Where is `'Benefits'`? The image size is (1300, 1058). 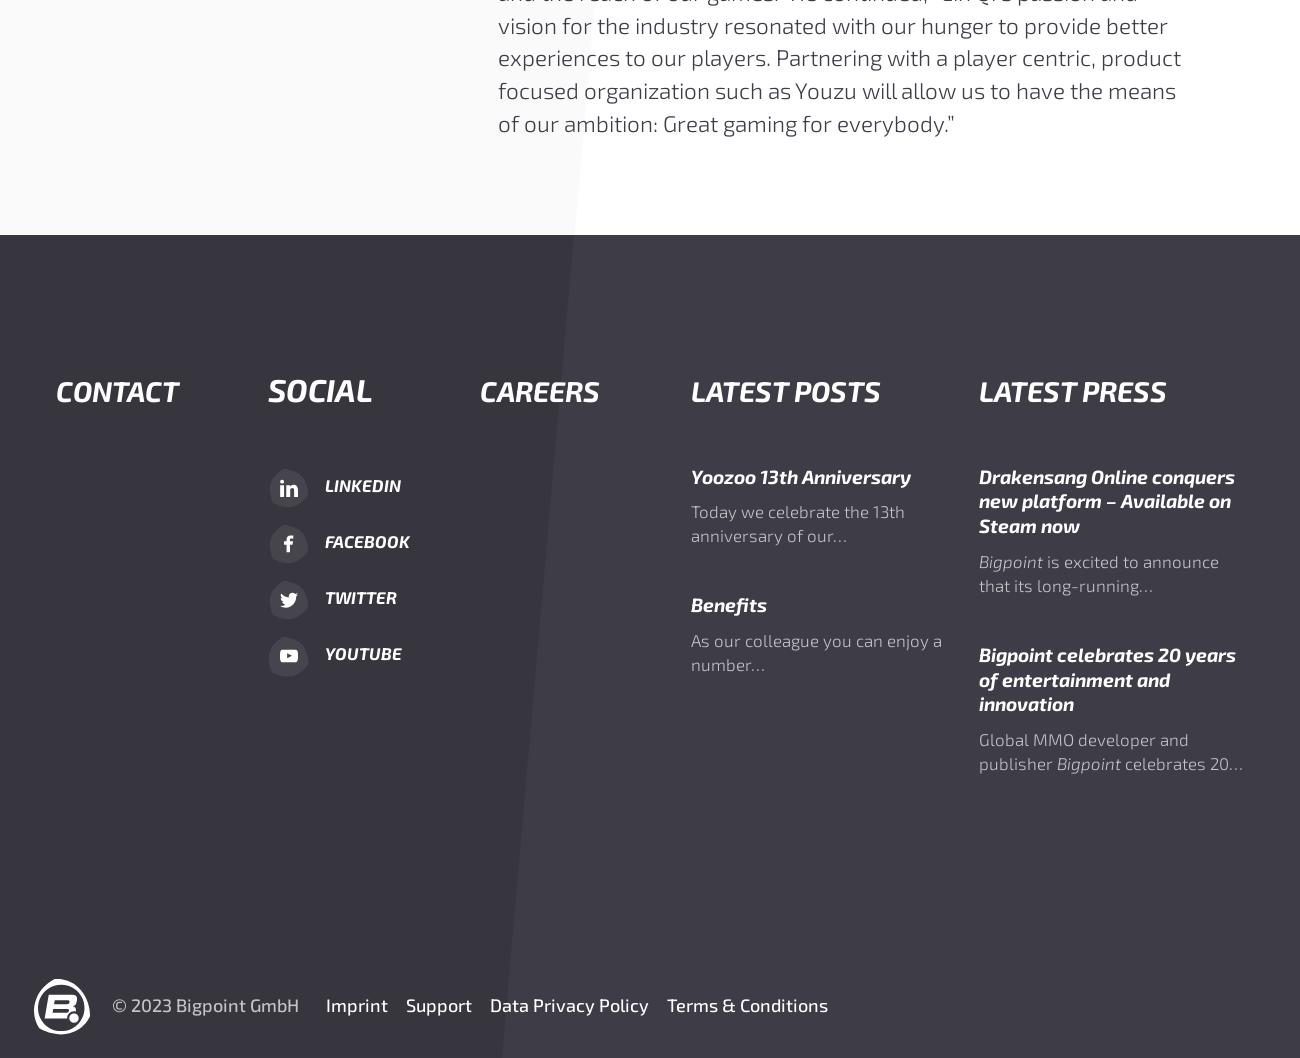 'Benefits' is located at coordinates (729, 604).